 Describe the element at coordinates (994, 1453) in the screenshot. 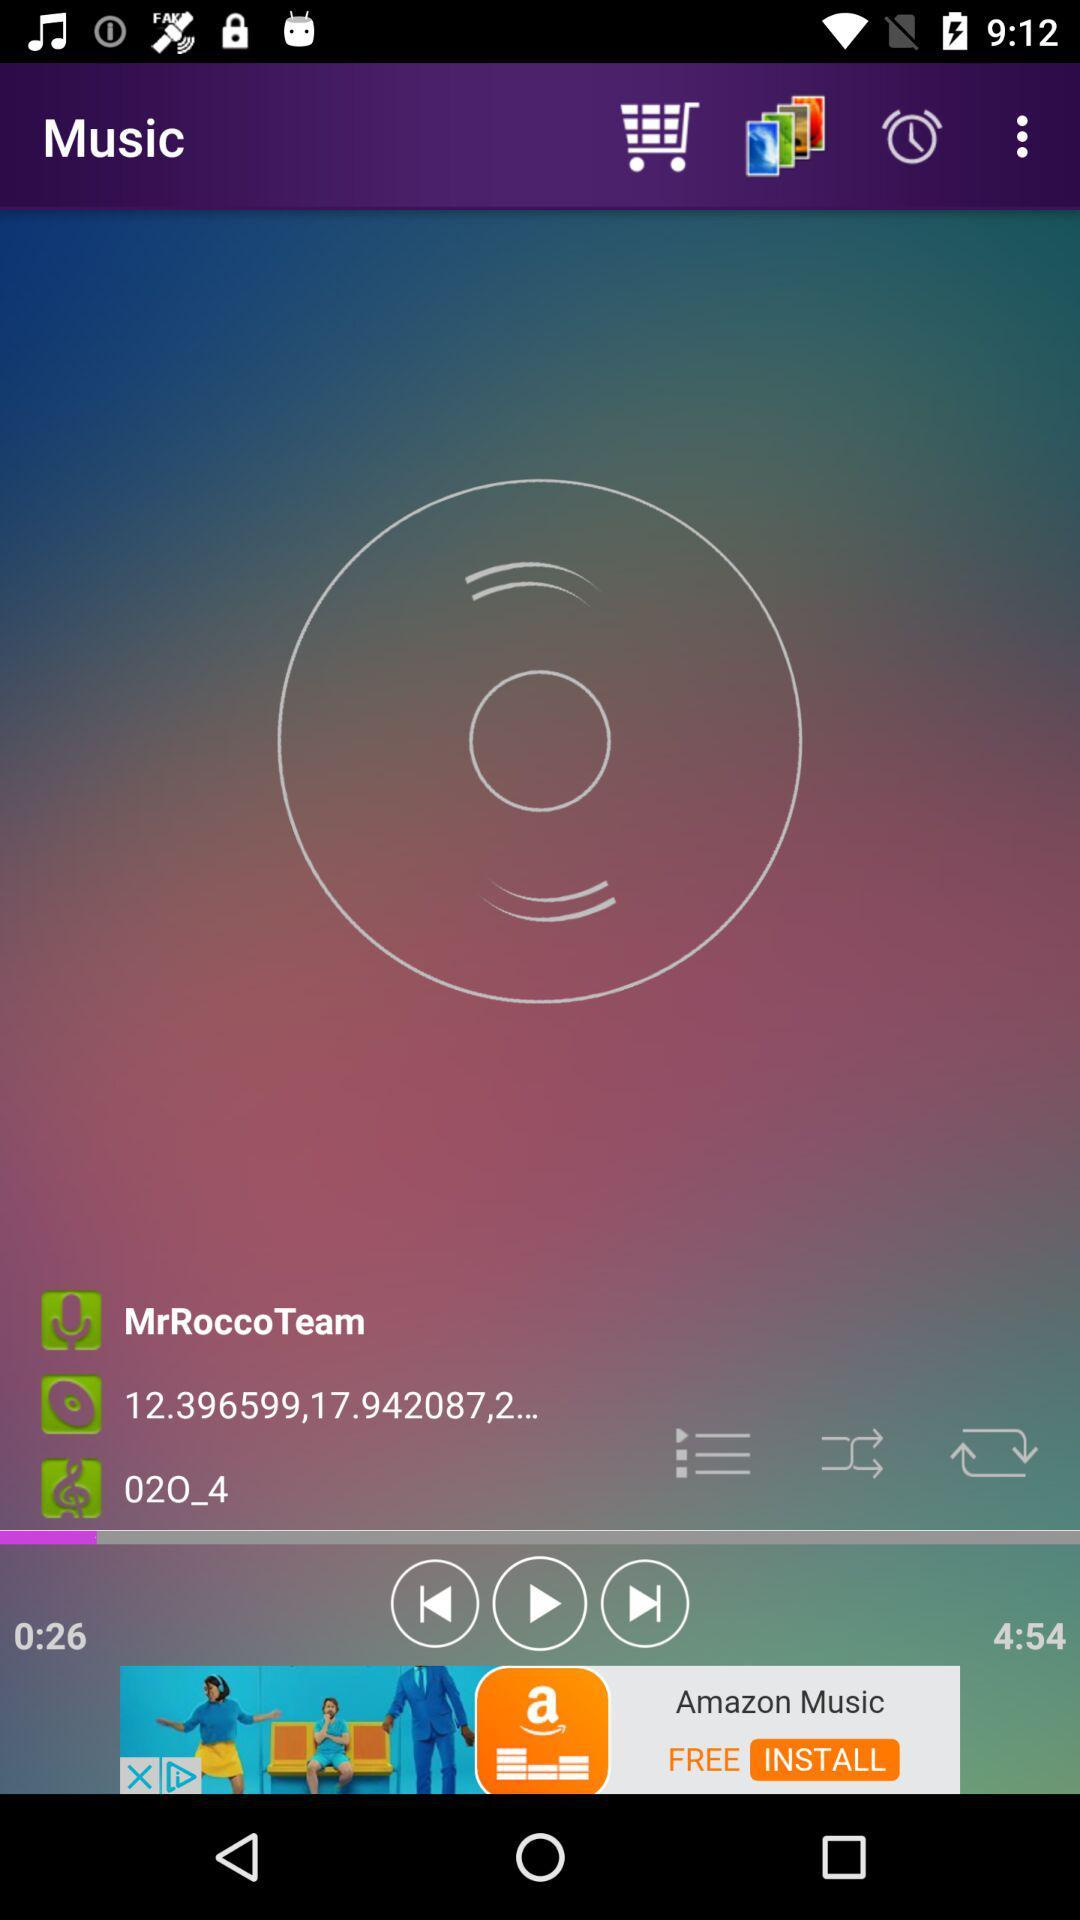

I see `refresh` at that location.